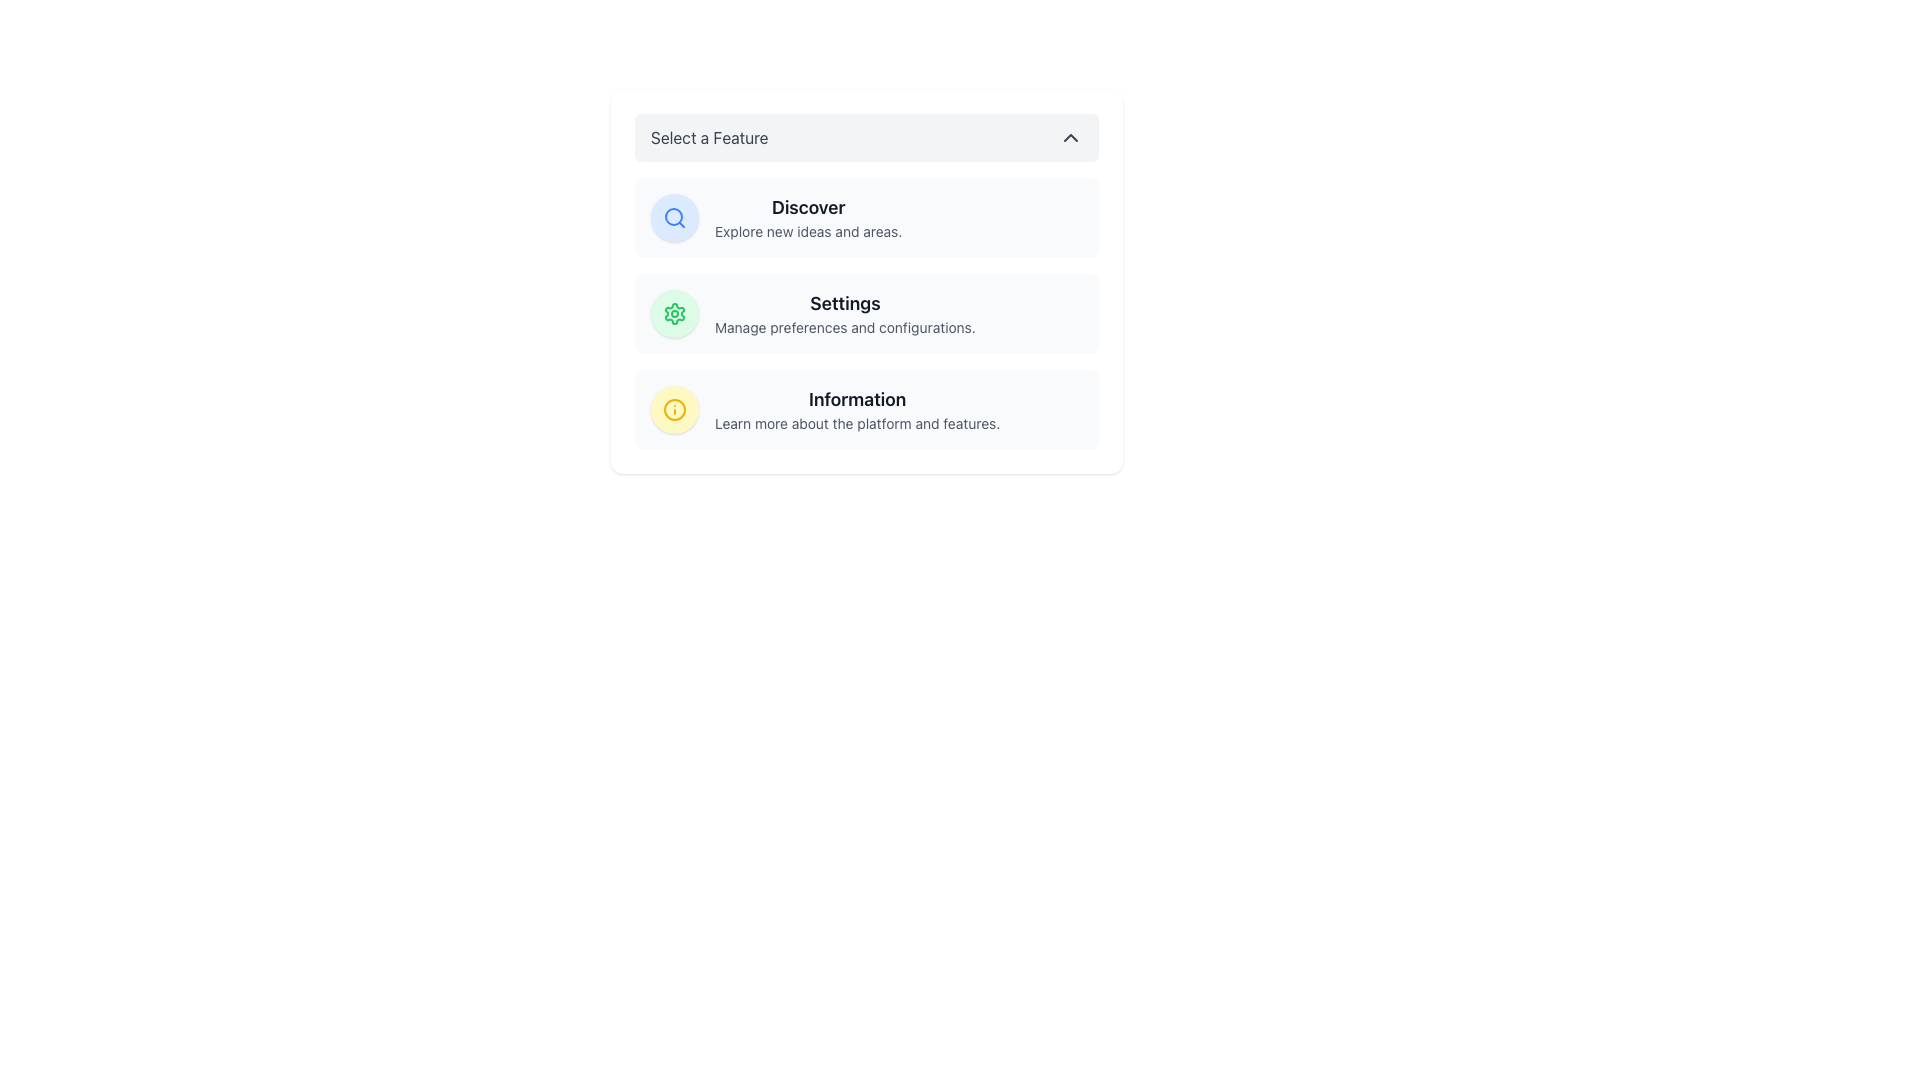  I want to click on the chevron icon located on the far-right side of the 'Select a Feature' bar, so click(1069, 137).